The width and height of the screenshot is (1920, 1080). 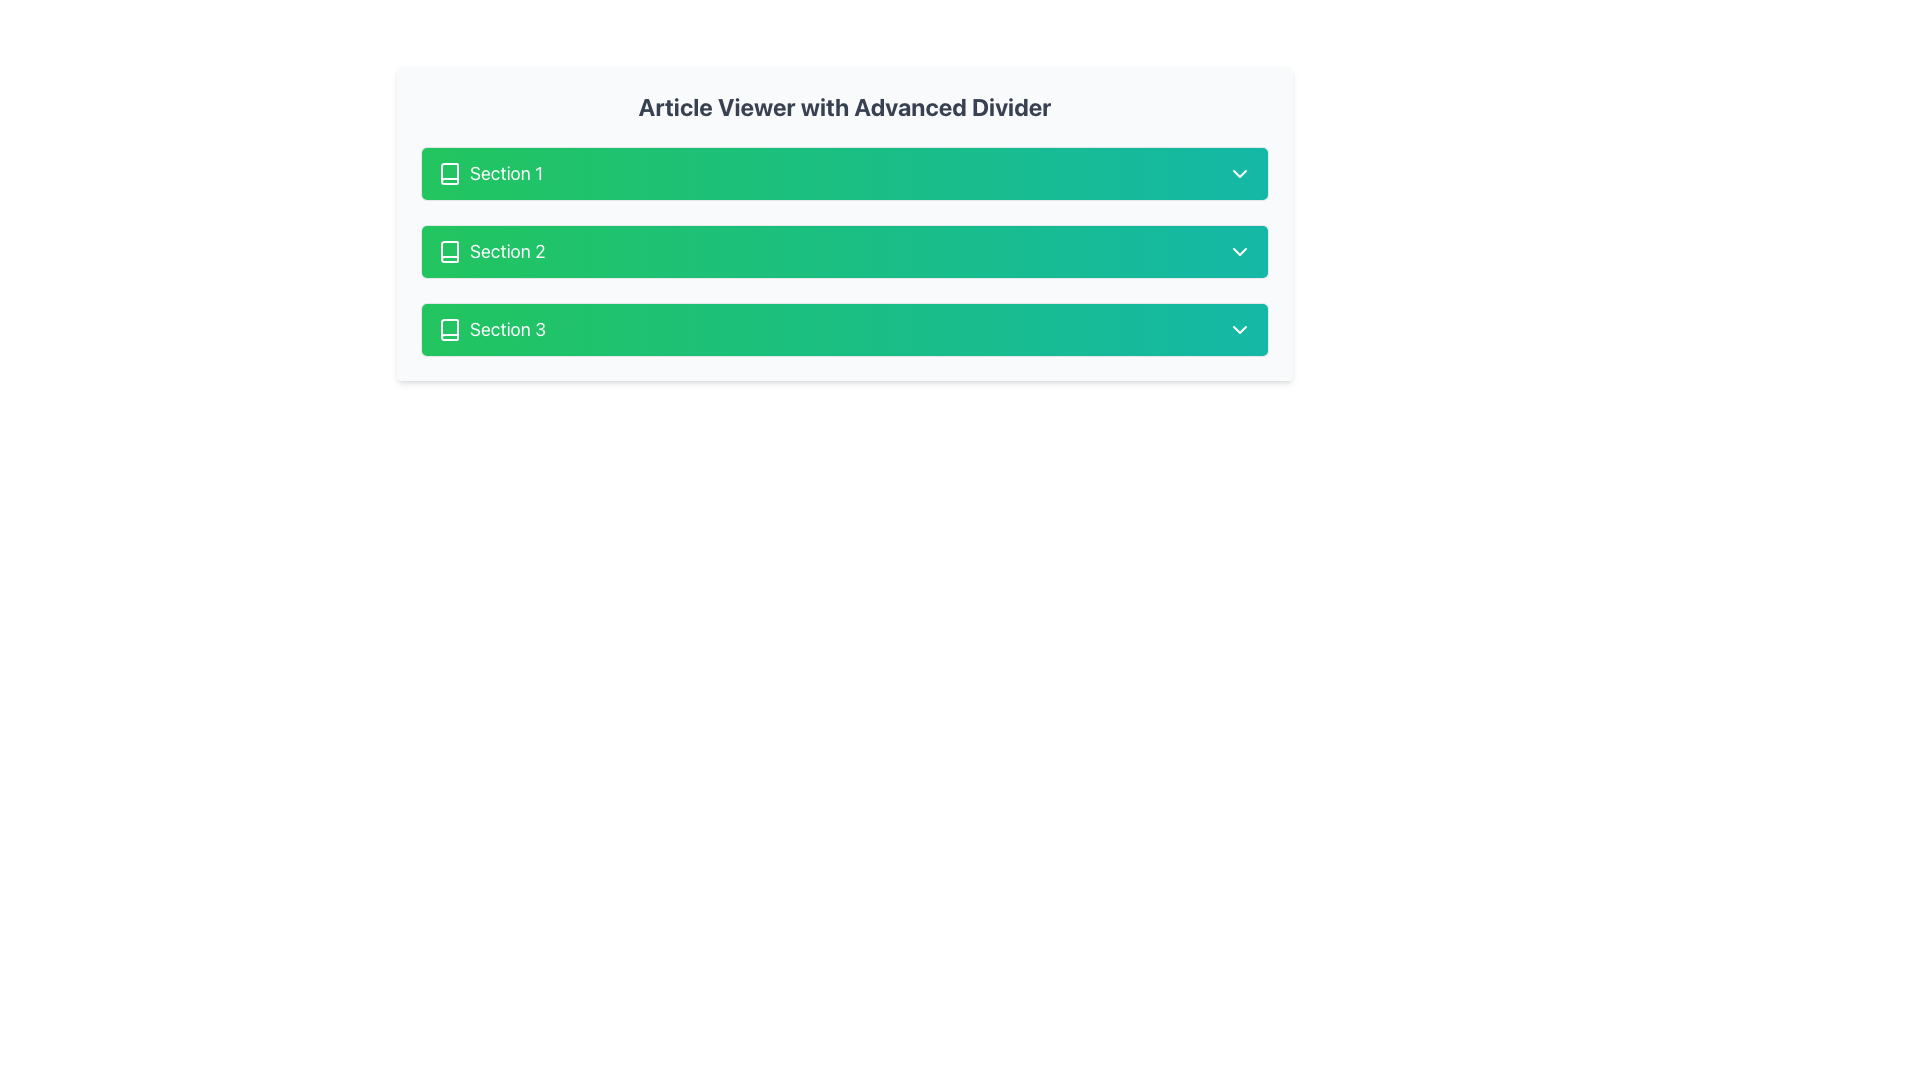 I want to click on the downward-pointing chevron icon with a green background on the right side of the 'Section 2' bar, so click(x=1238, y=250).